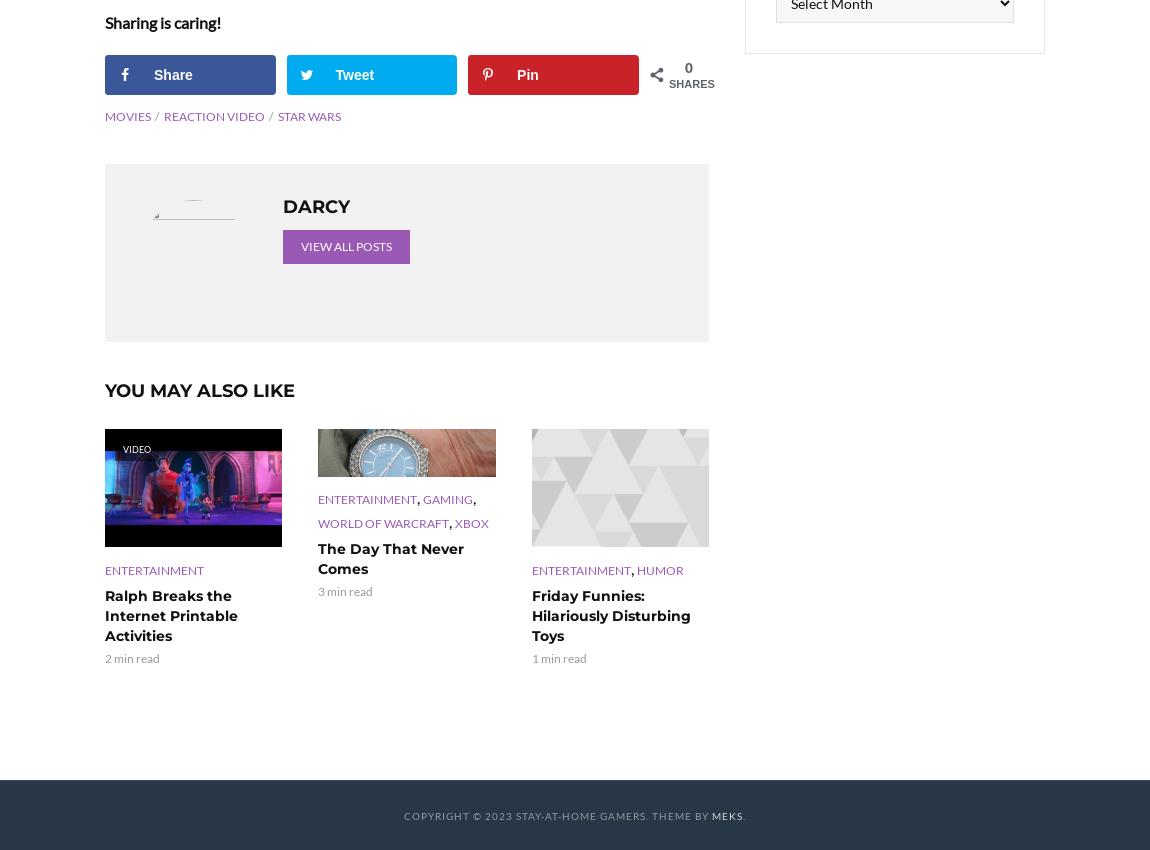  Describe the element at coordinates (345, 590) in the screenshot. I see `'3 min read'` at that location.